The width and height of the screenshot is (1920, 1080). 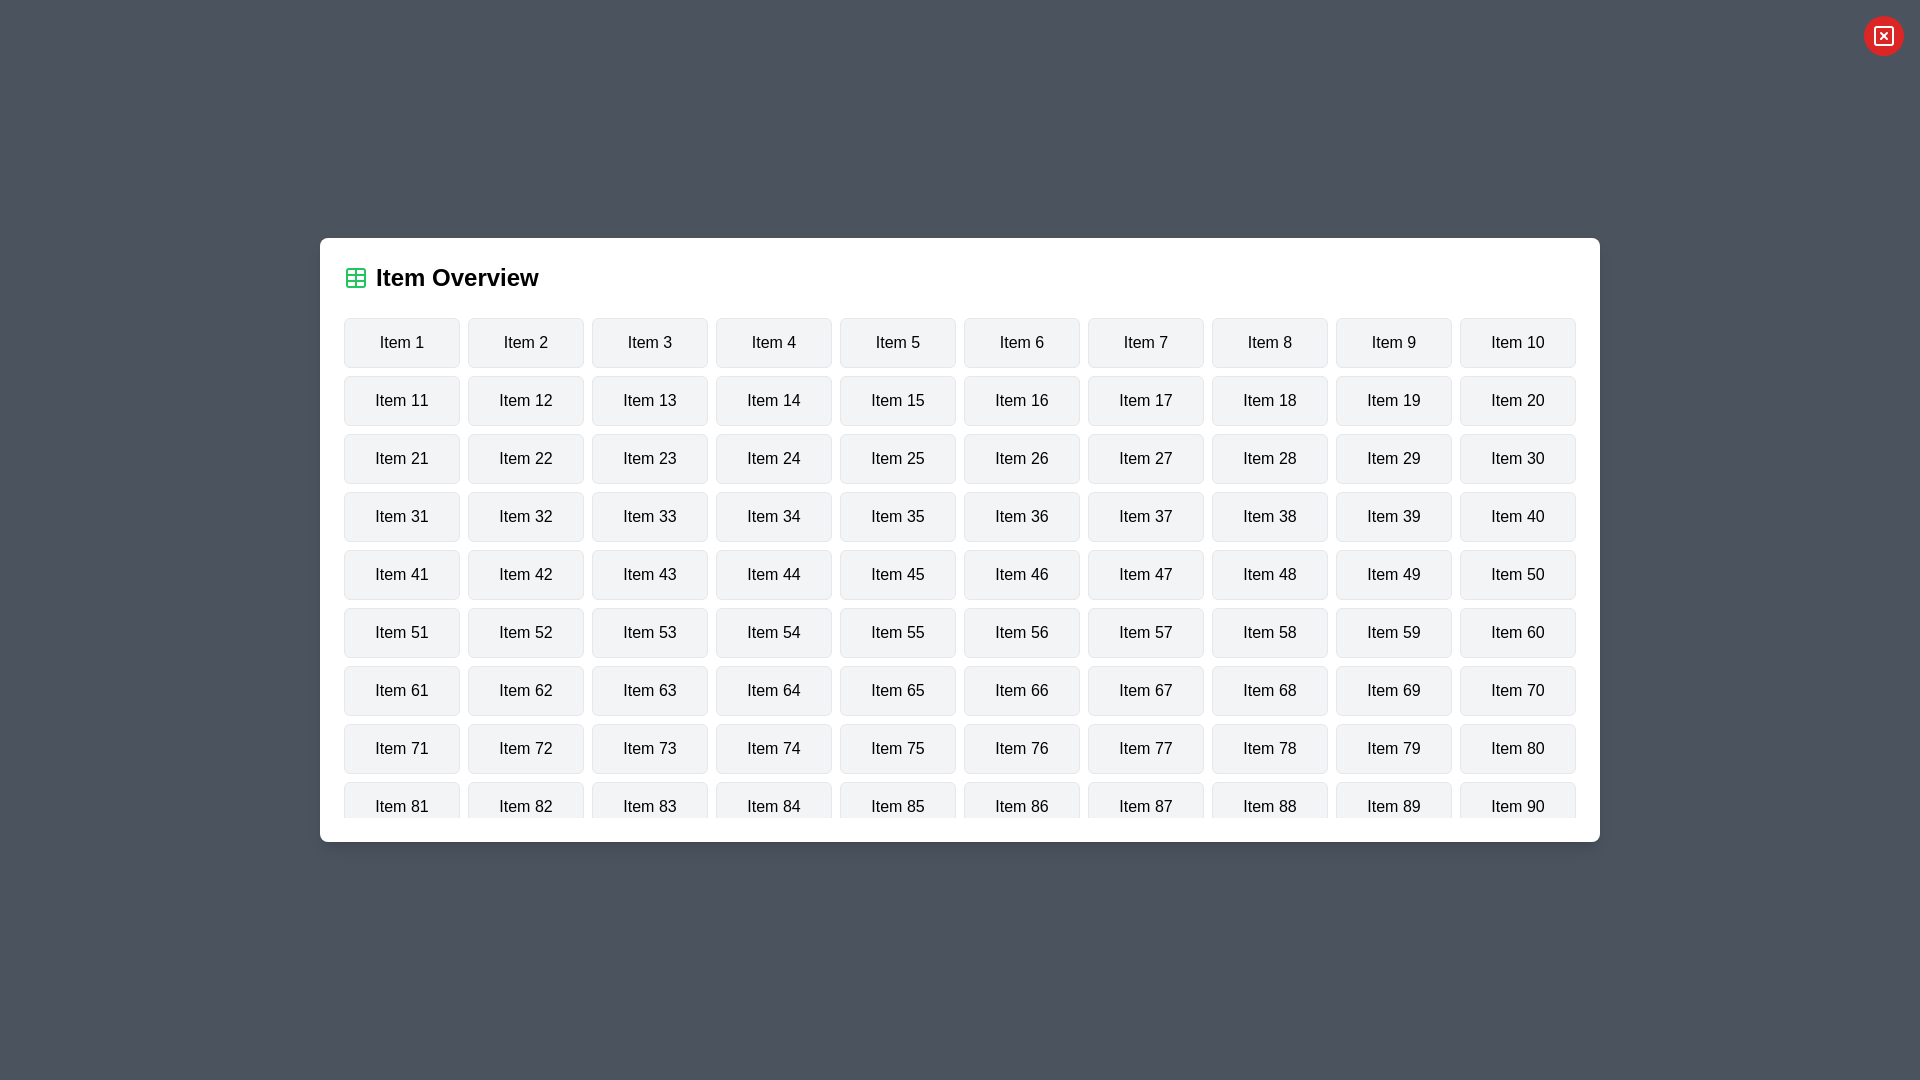 I want to click on close button to close the dialog, so click(x=1882, y=35).